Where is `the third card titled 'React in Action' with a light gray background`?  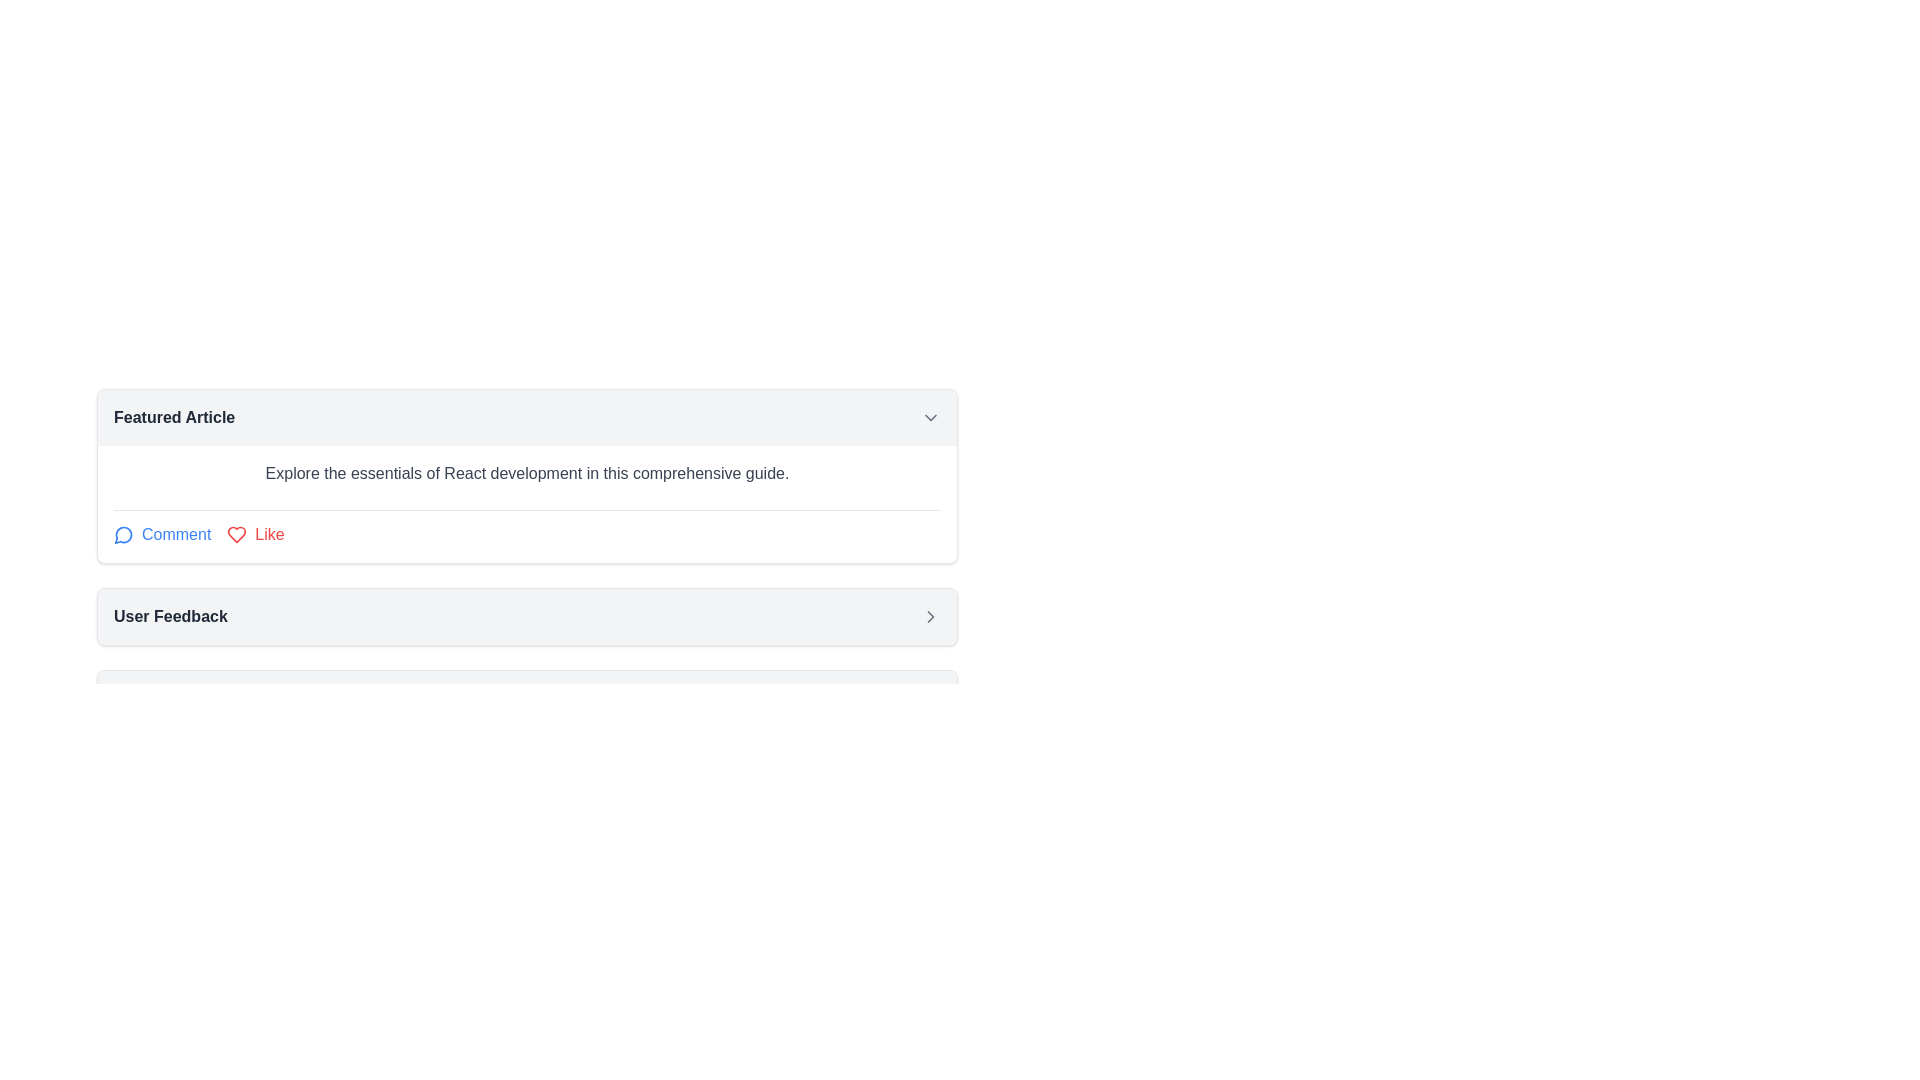 the third card titled 'React in Action' with a light gray background is located at coordinates (527, 697).